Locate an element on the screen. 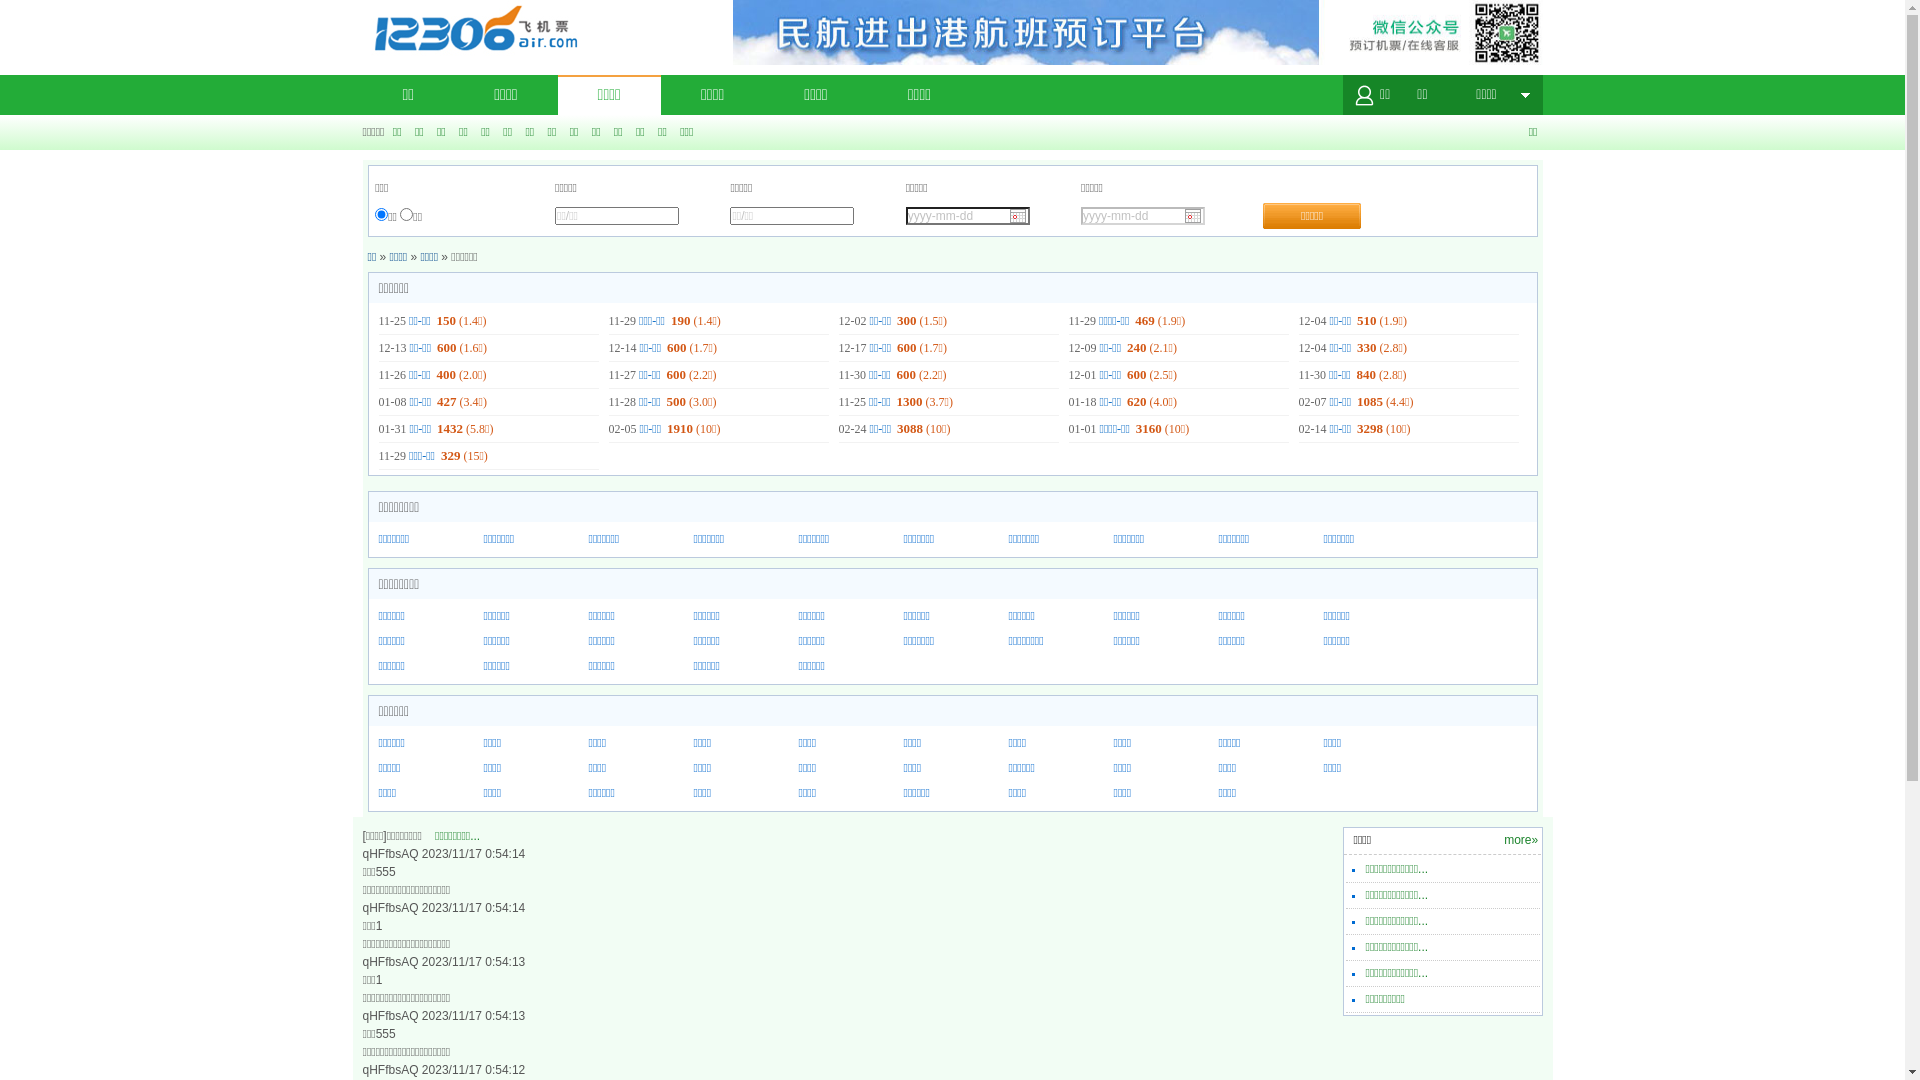 This screenshot has height=1080, width=1920. 'yyyy-mm-dd' is located at coordinates (1142, 216).